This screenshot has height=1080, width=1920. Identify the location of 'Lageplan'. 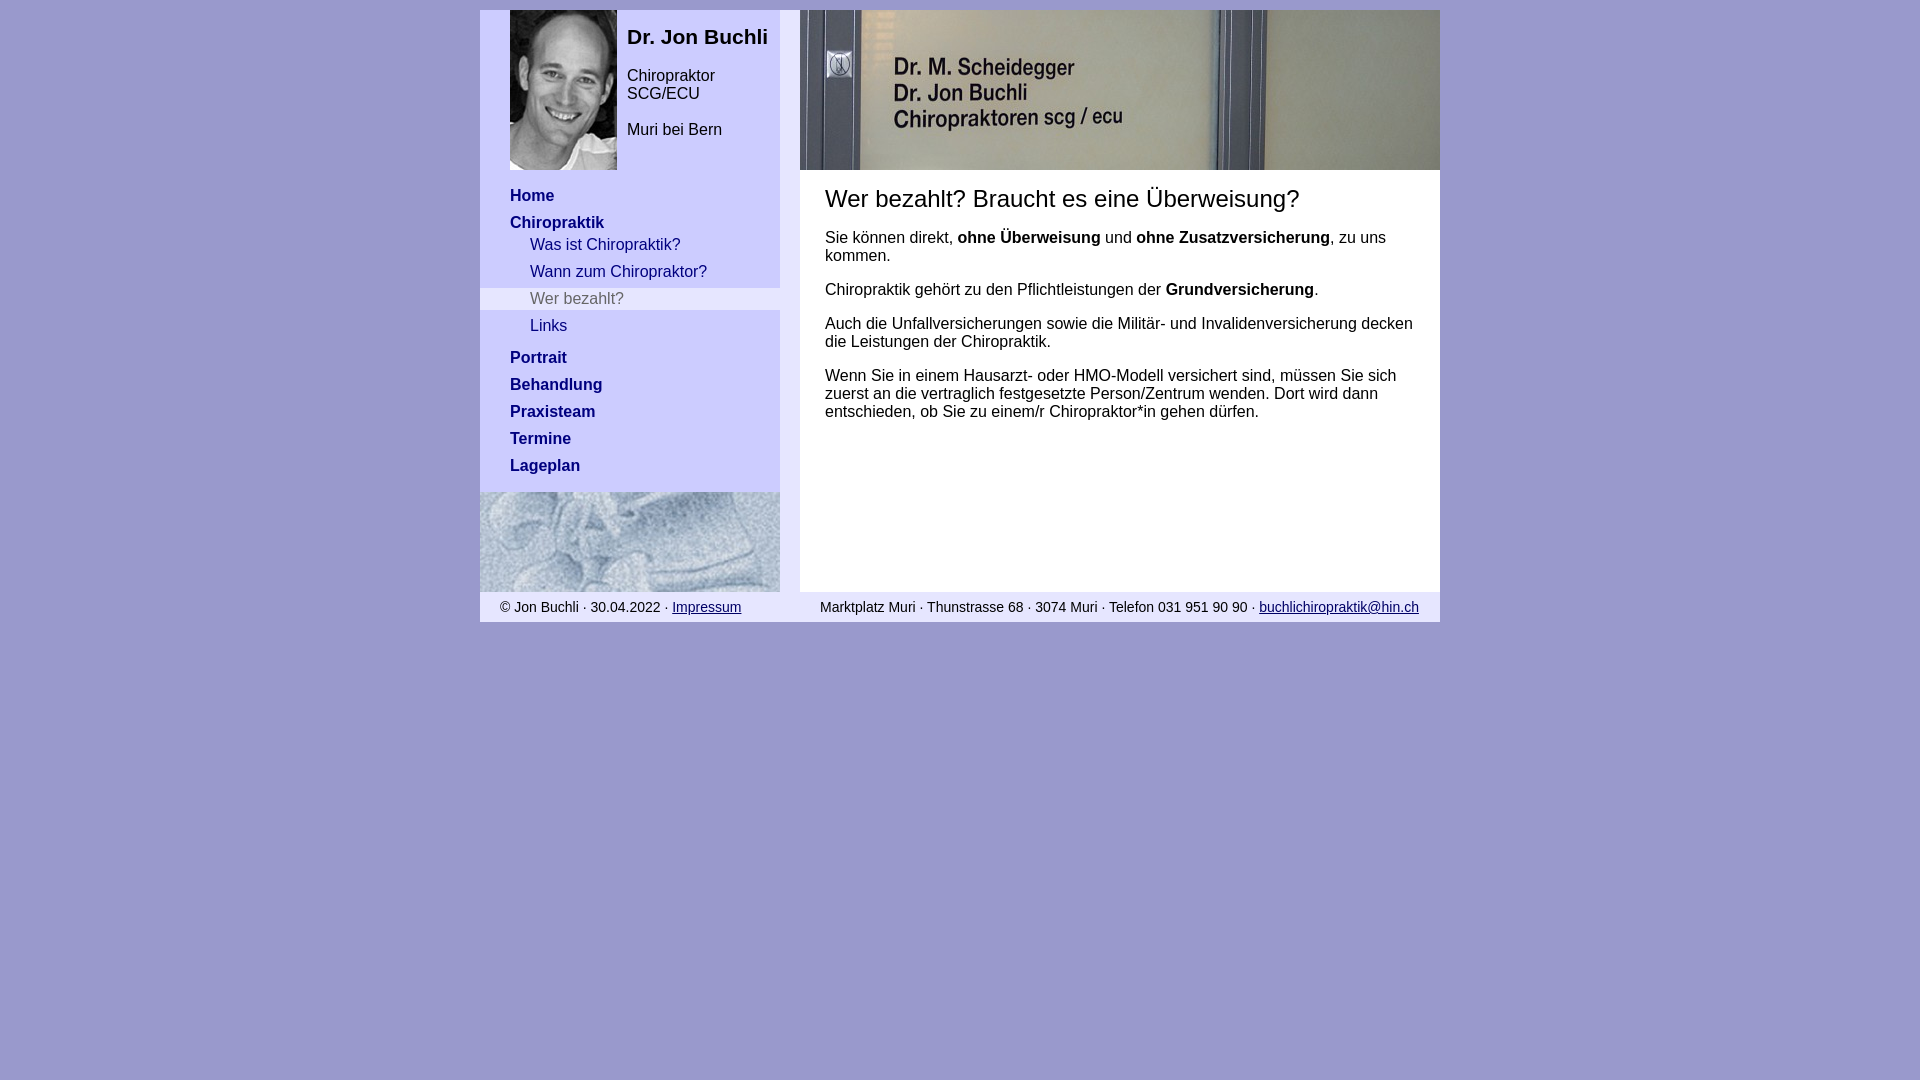
(628, 466).